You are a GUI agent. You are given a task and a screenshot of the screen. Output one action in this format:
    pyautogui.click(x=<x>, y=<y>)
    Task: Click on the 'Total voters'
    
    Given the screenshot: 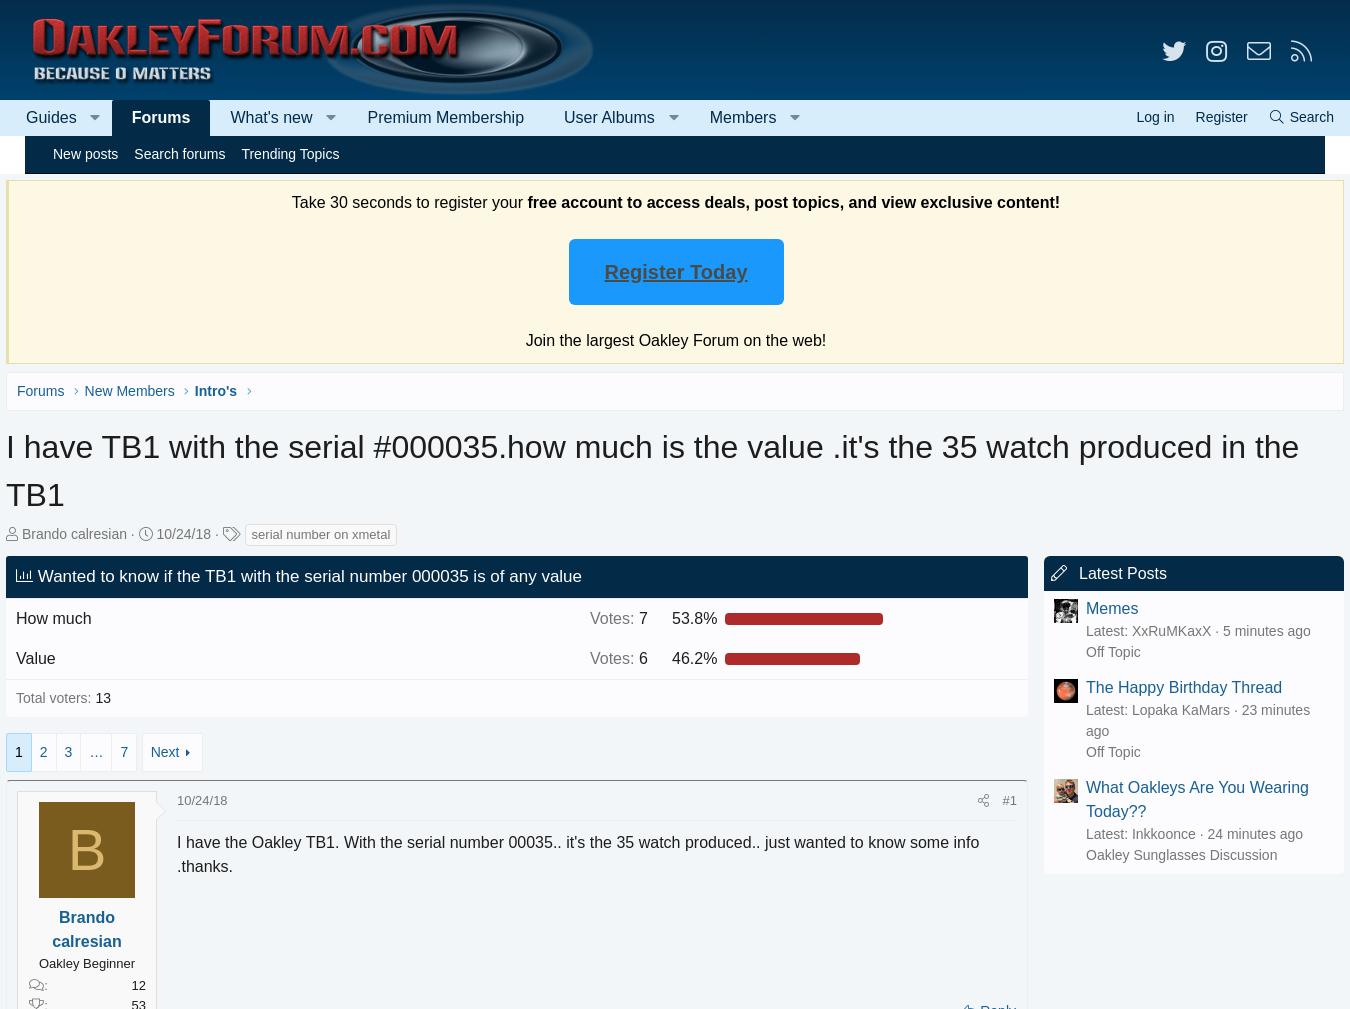 What is the action you would take?
    pyautogui.click(x=79, y=697)
    